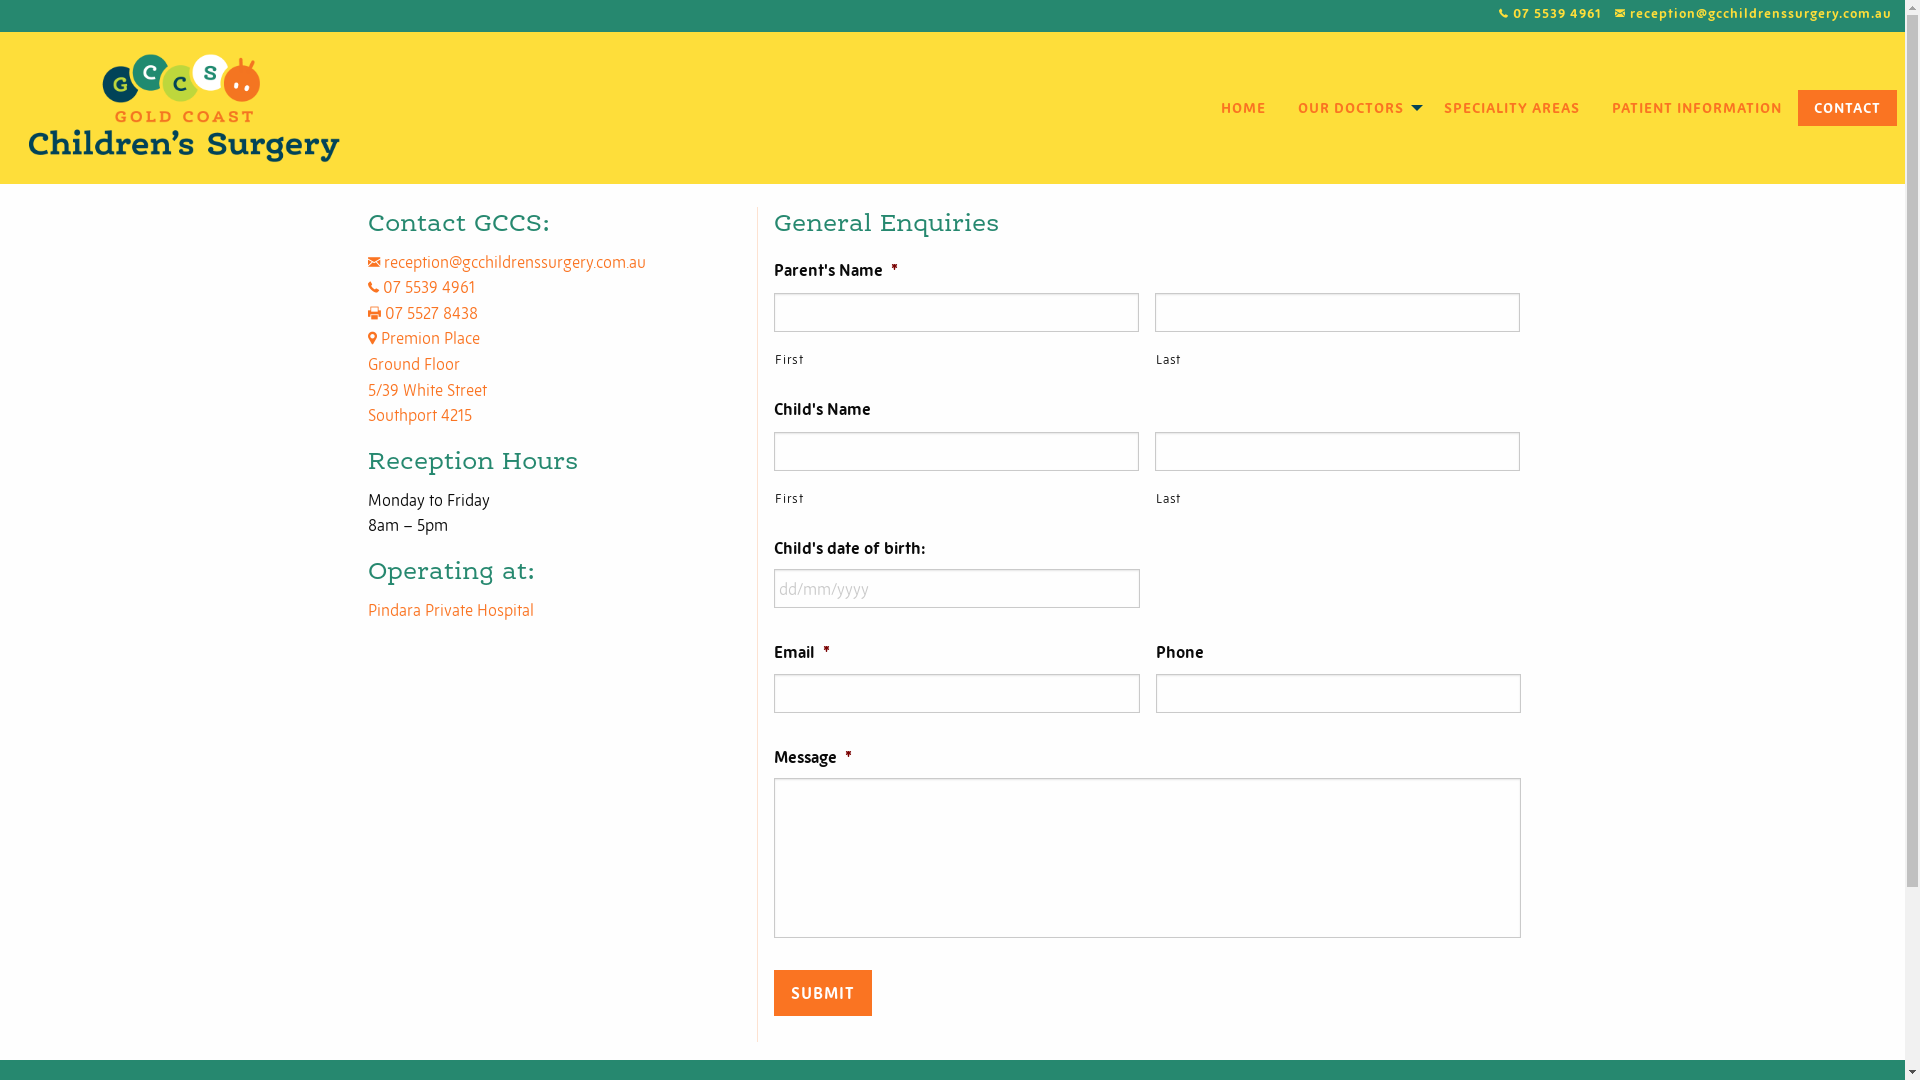 The height and width of the screenshot is (1080, 1920). What do you see at coordinates (1696, 108) in the screenshot?
I see `'PATIENT INFORMATION'` at bounding box center [1696, 108].